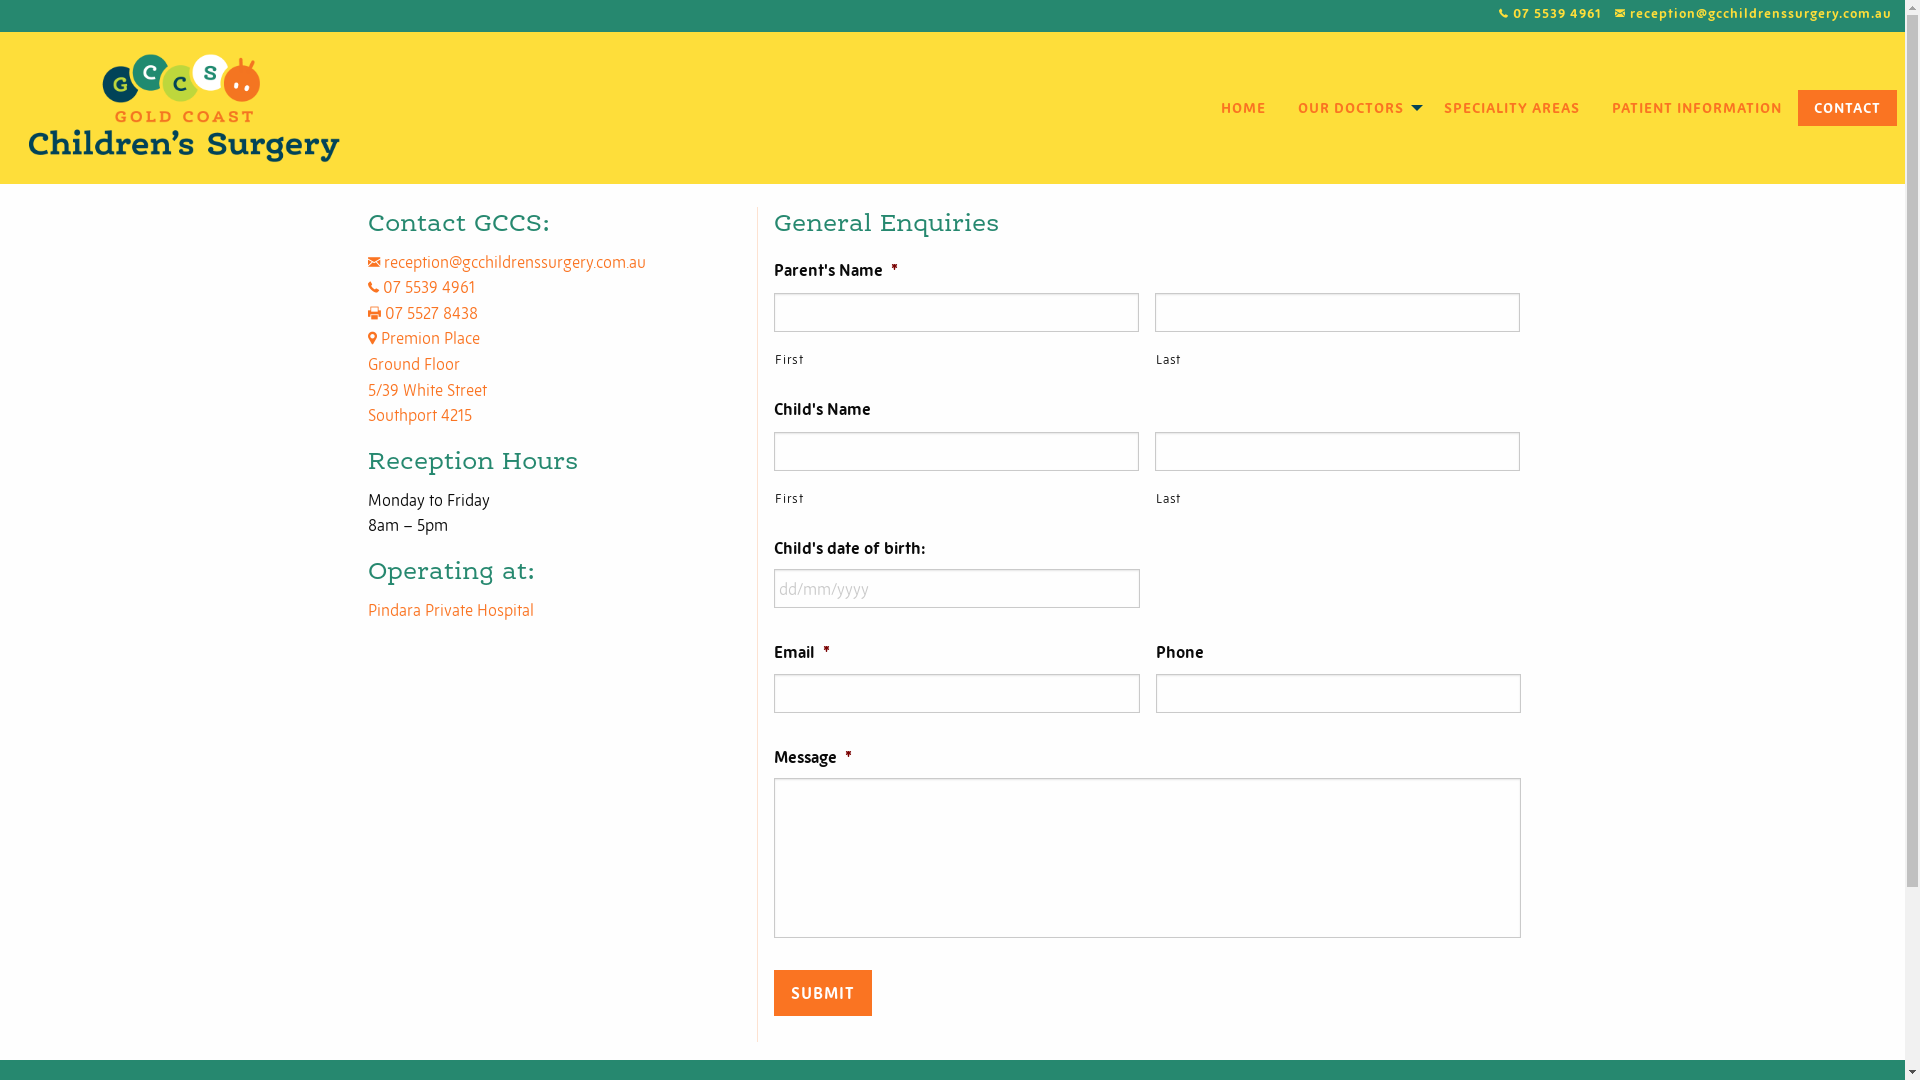 The height and width of the screenshot is (1080, 1920). What do you see at coordinates (1696, 108) in the screenshot?
I see `'PATIENT INFORMATION'` at bounding box center [1696, 108].